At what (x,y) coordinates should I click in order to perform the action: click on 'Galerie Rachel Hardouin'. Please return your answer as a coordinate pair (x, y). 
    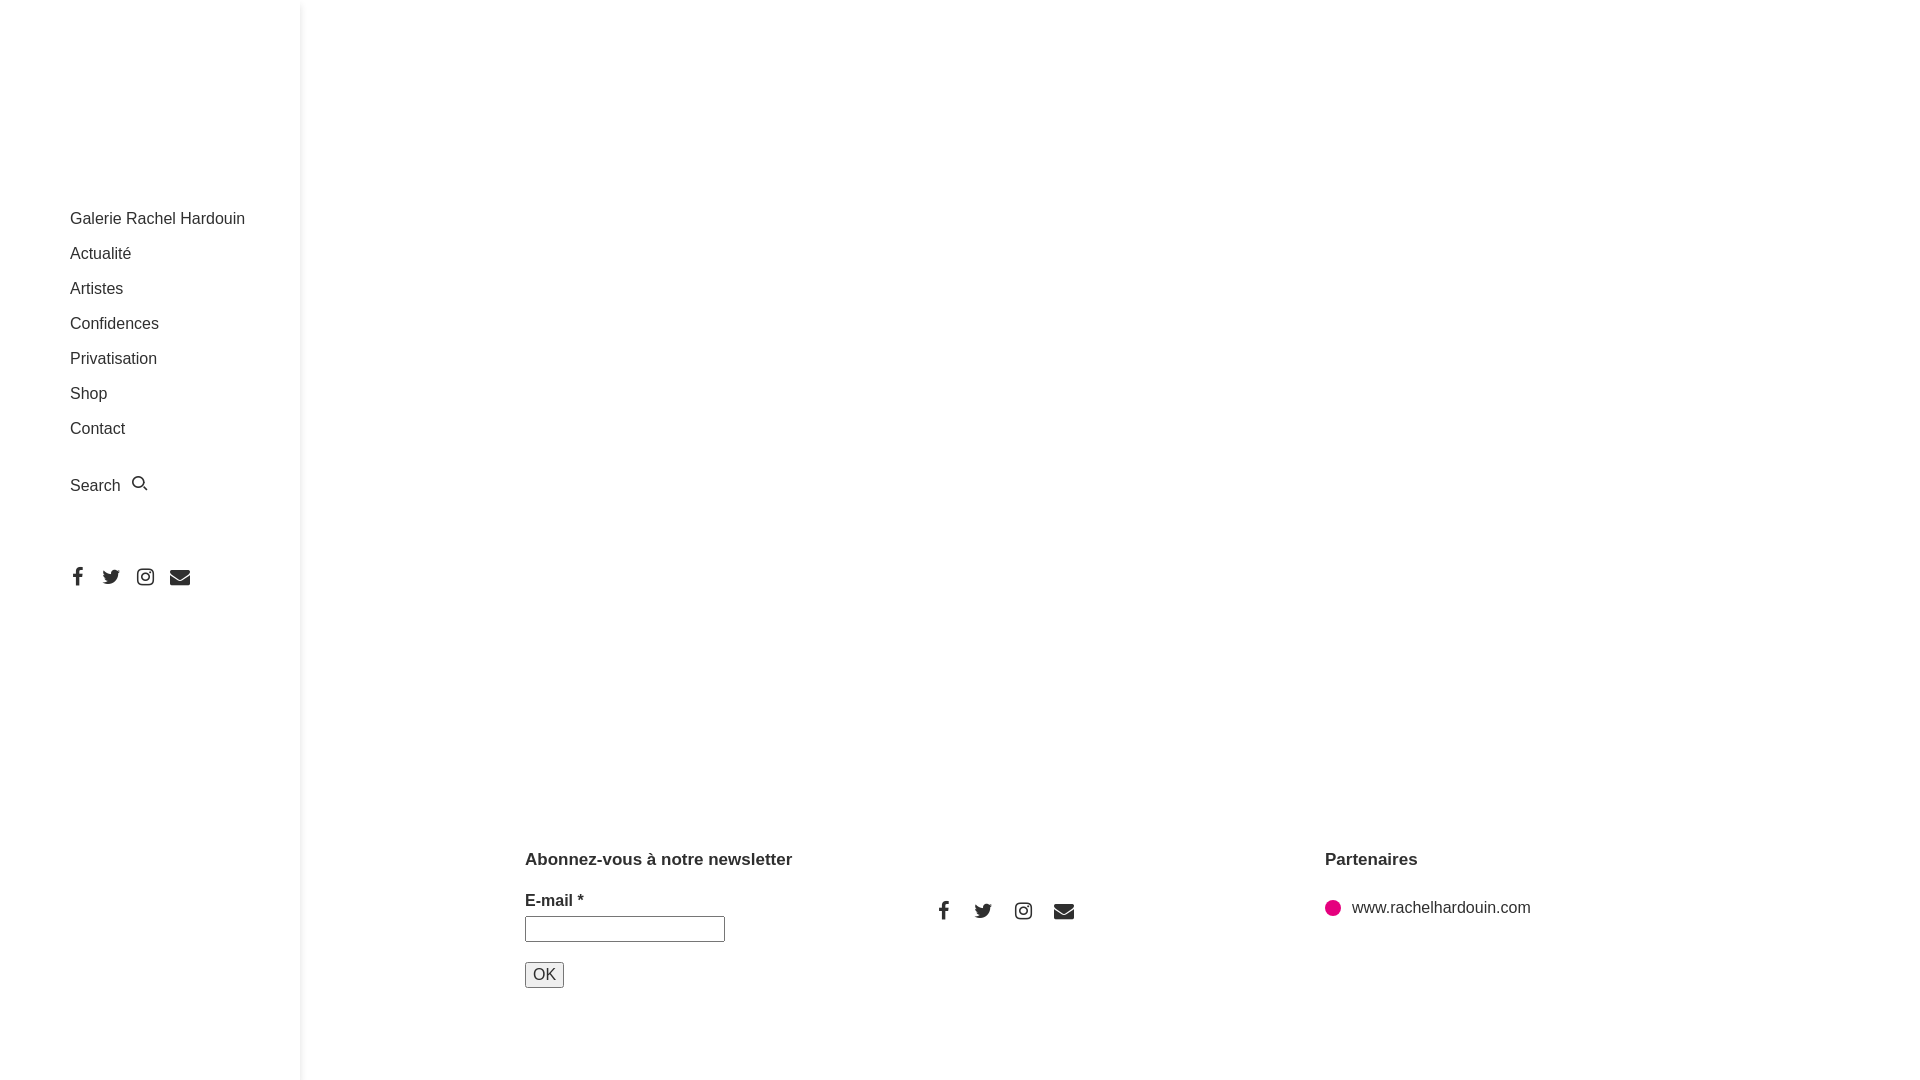
    Looking at the image, I should click on (156, 218).